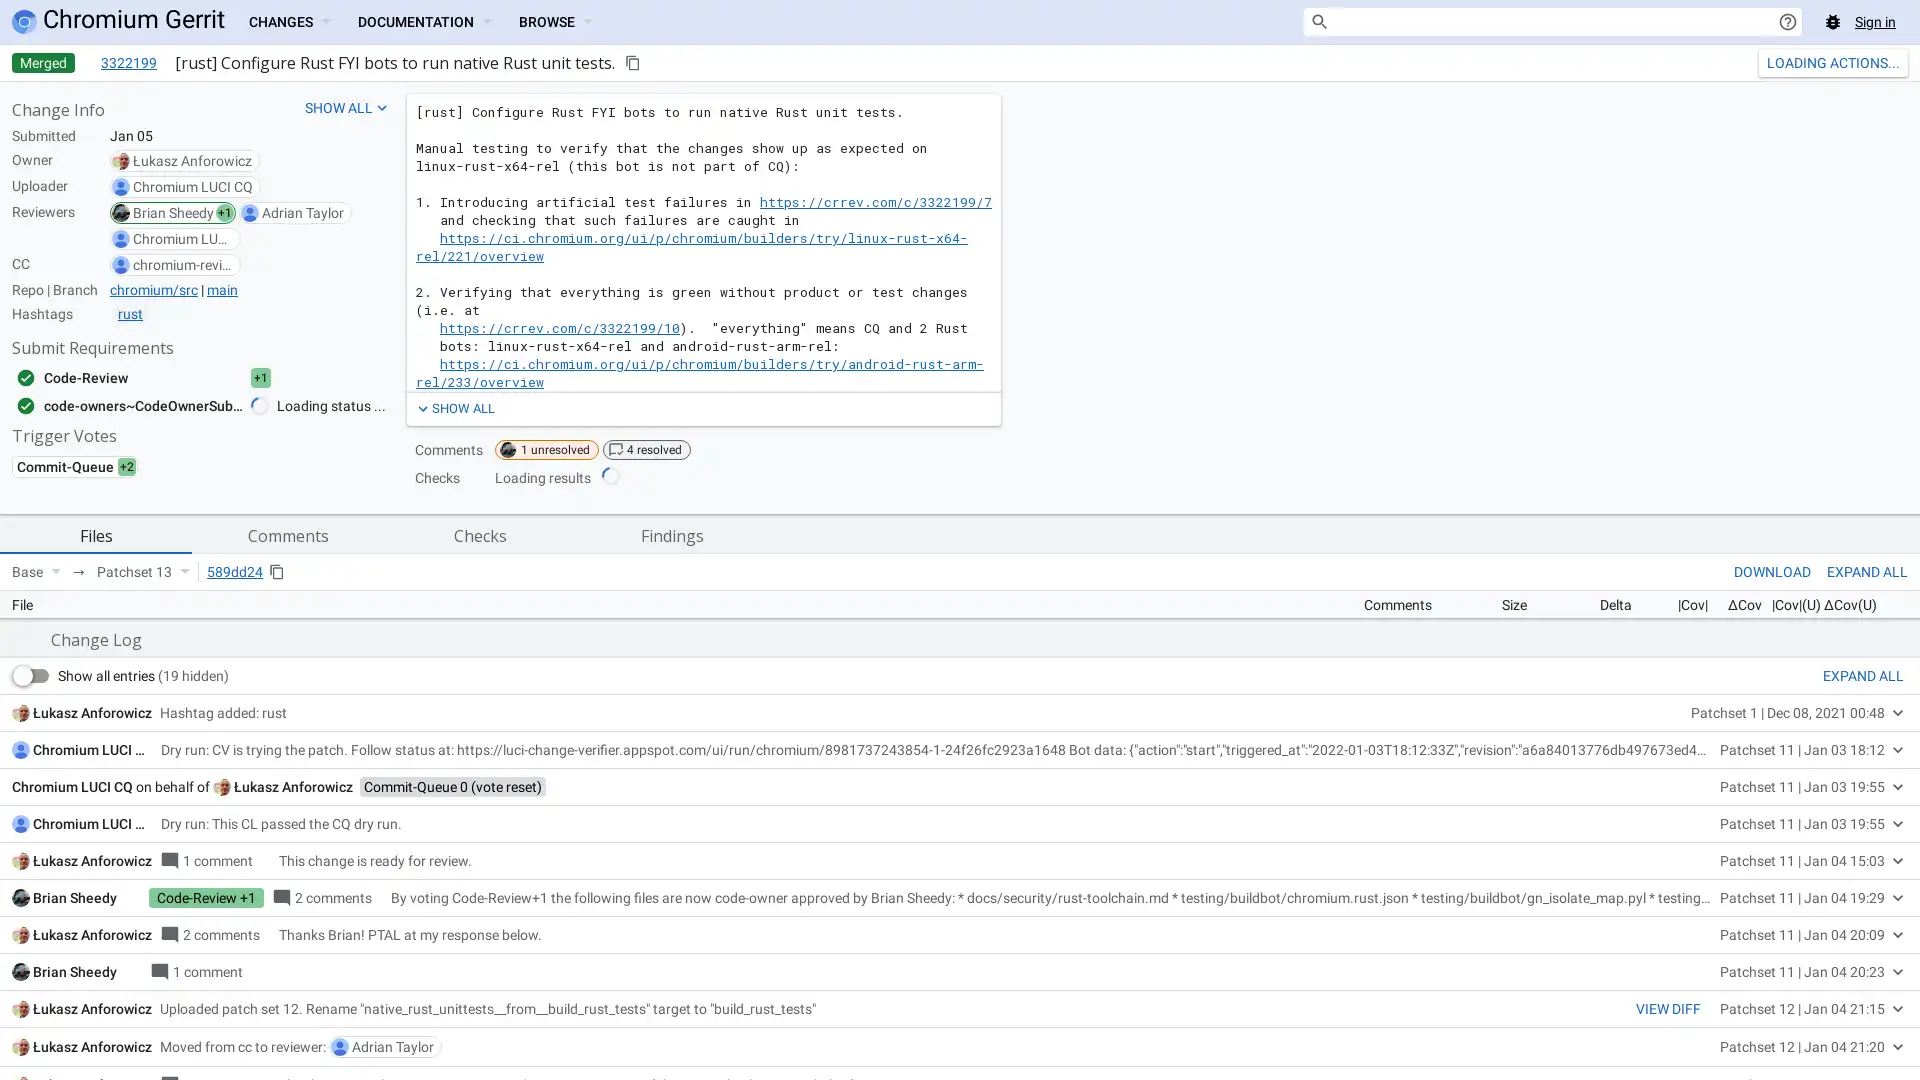 Image resolution: width=1920 pixels, height=1080 pixels. What do you see at coordinates (163, 378) in the screenshot?
I see `satisfied Code-Review +1` at bounding box center [163, 378].